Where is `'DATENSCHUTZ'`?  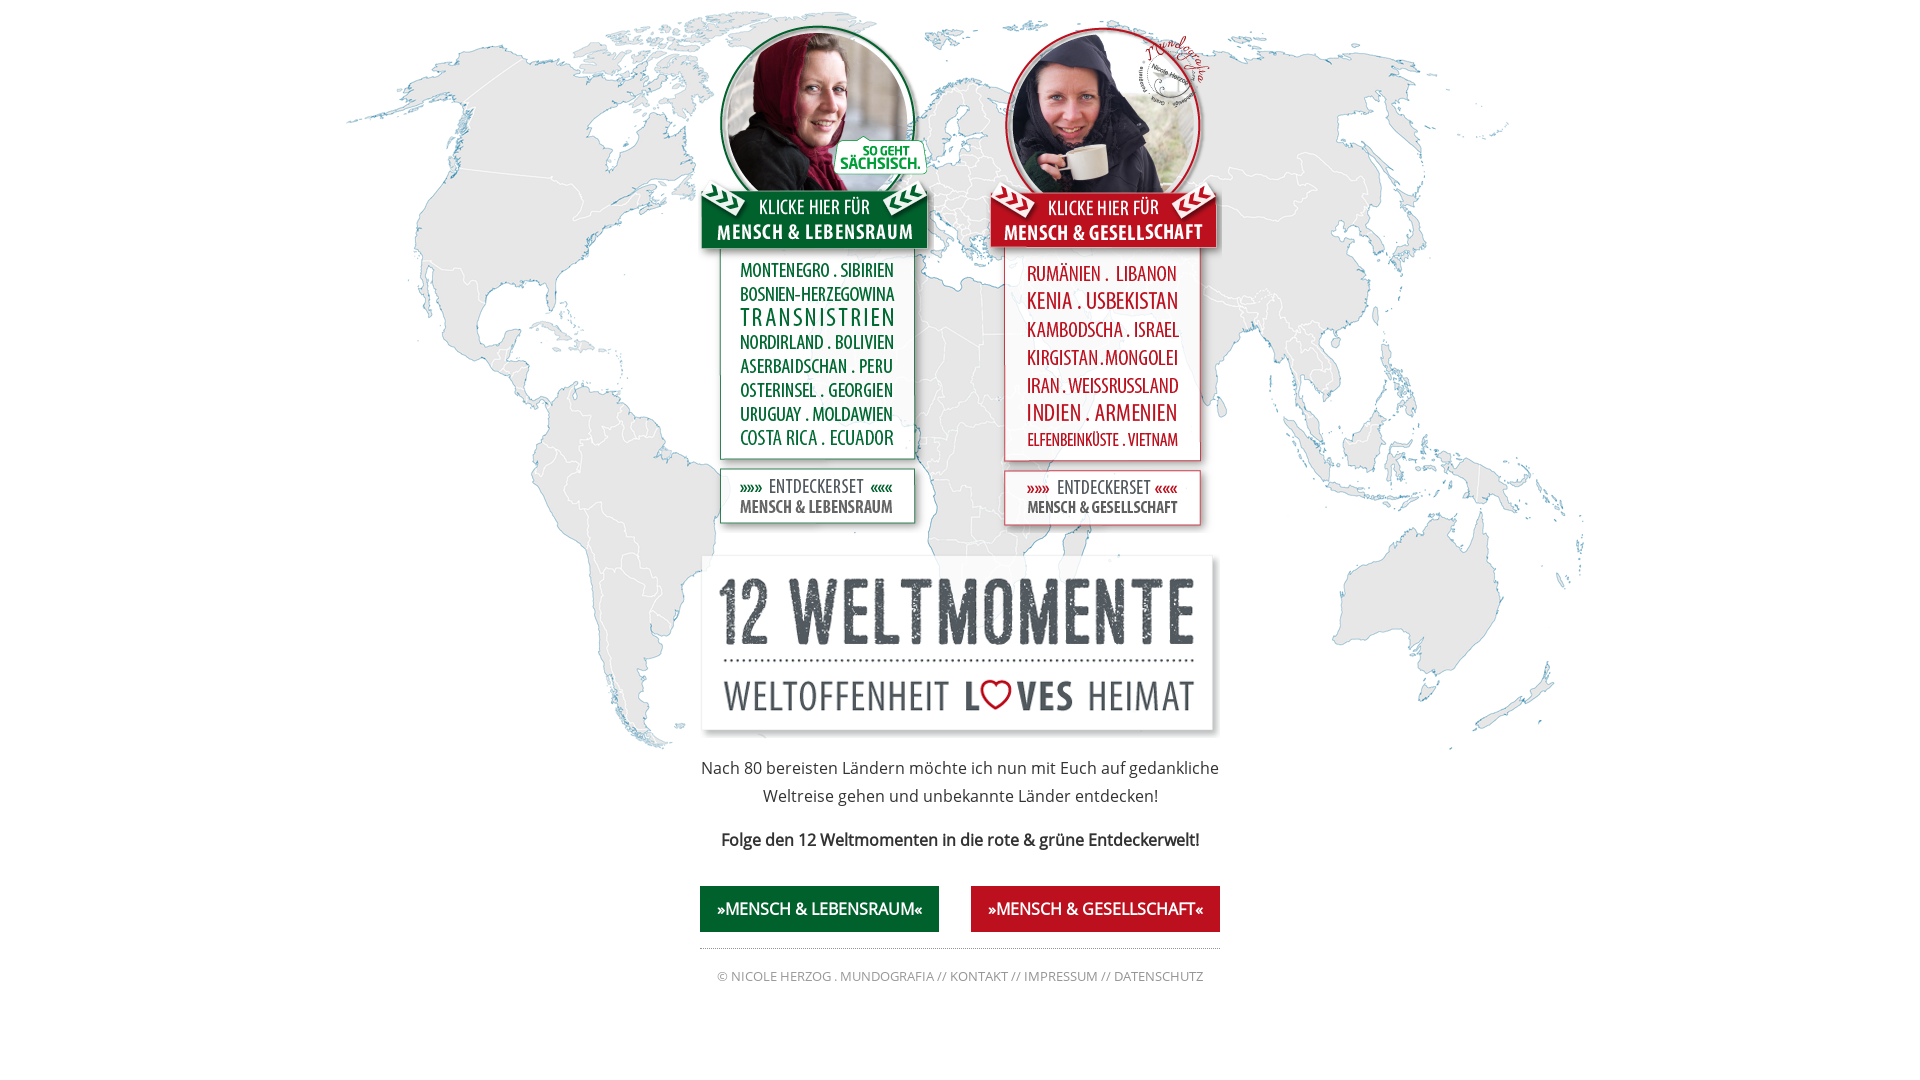 'DATENSCHUTZ' is located at coordinates (1158, 975).